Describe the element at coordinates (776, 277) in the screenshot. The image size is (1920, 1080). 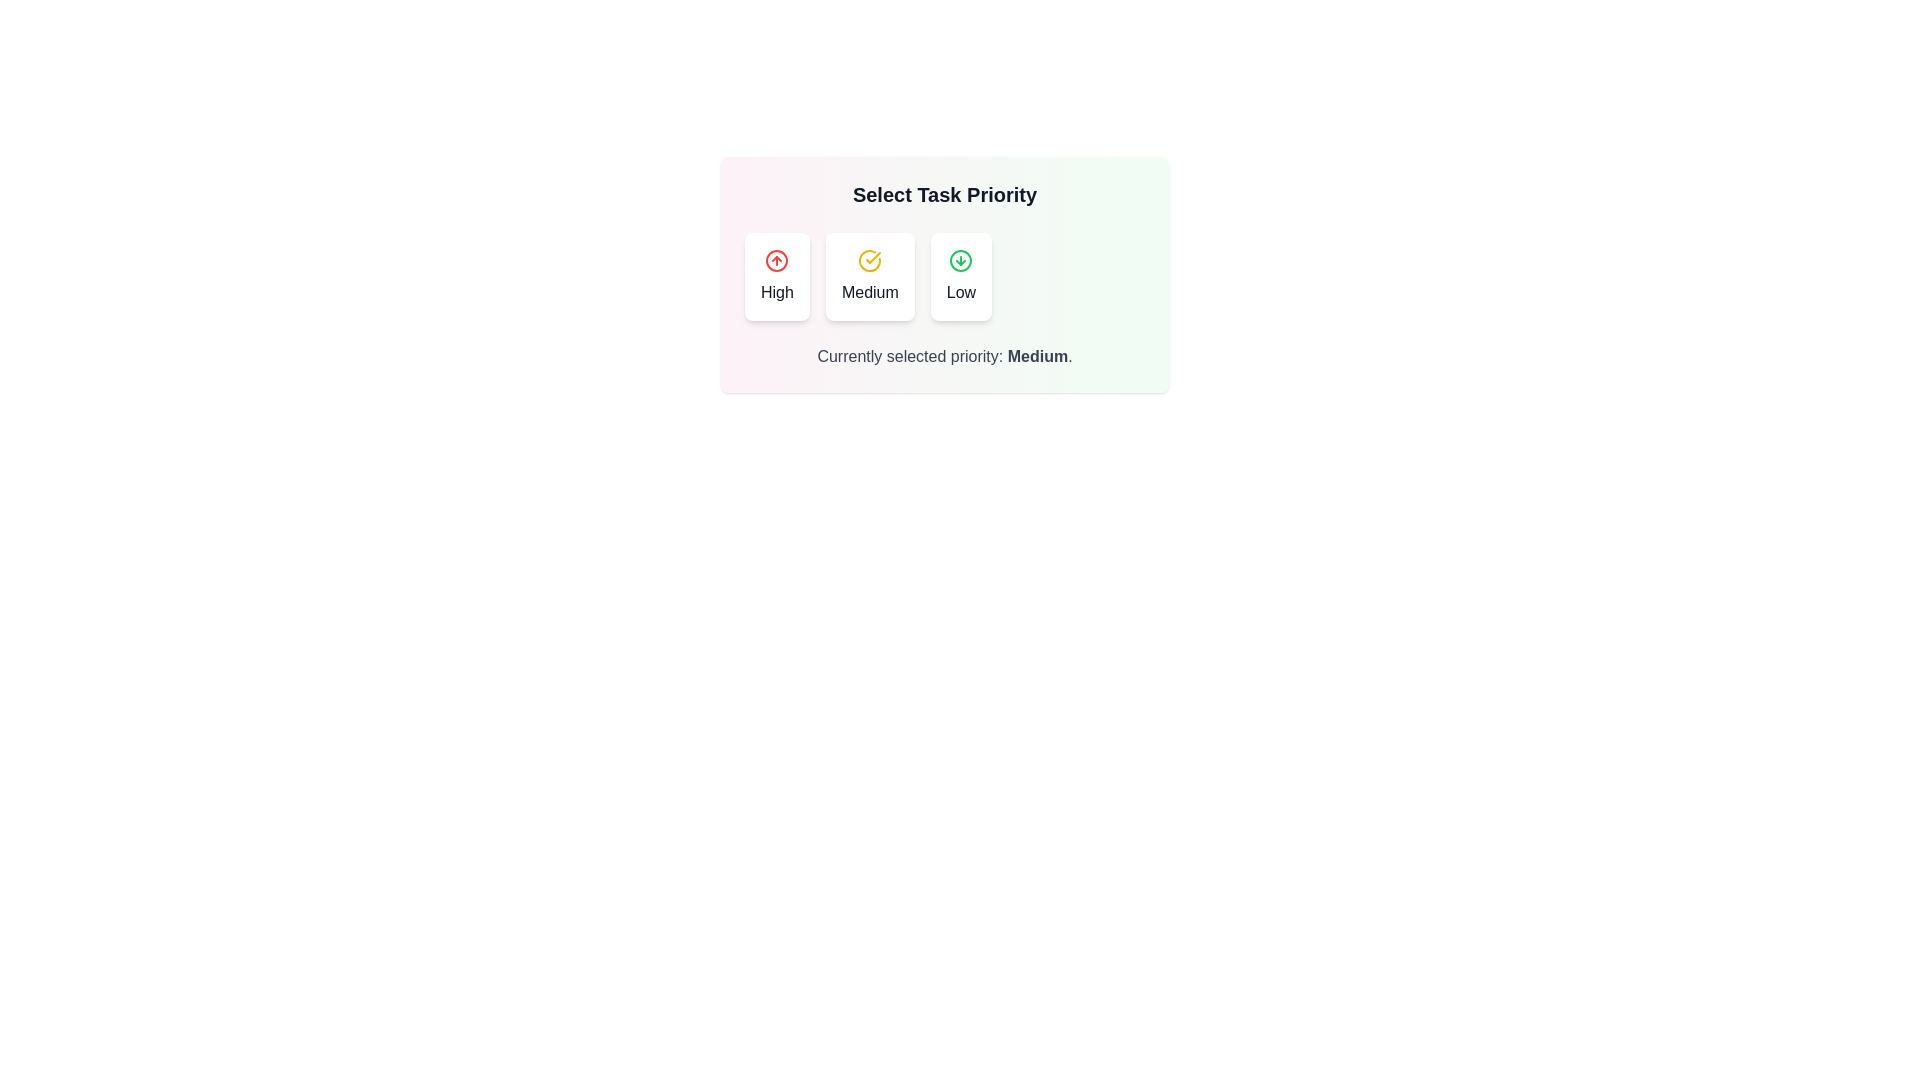
I see `the priority level High by clicking on the corresponding option` at that location.